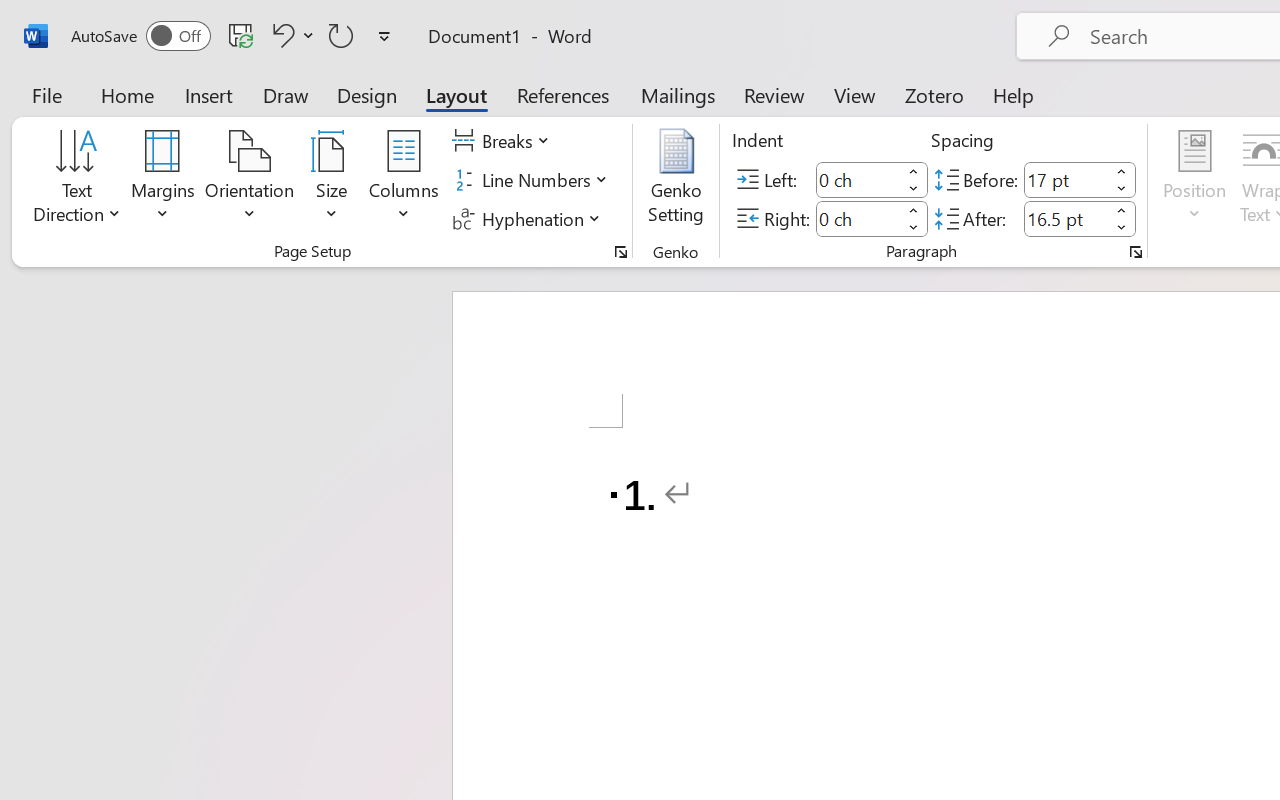 This screenshot has height=800, width=1280. Describe the element at coordinates (1194, 179) in the screenshot. I see `'Position'` at that location.